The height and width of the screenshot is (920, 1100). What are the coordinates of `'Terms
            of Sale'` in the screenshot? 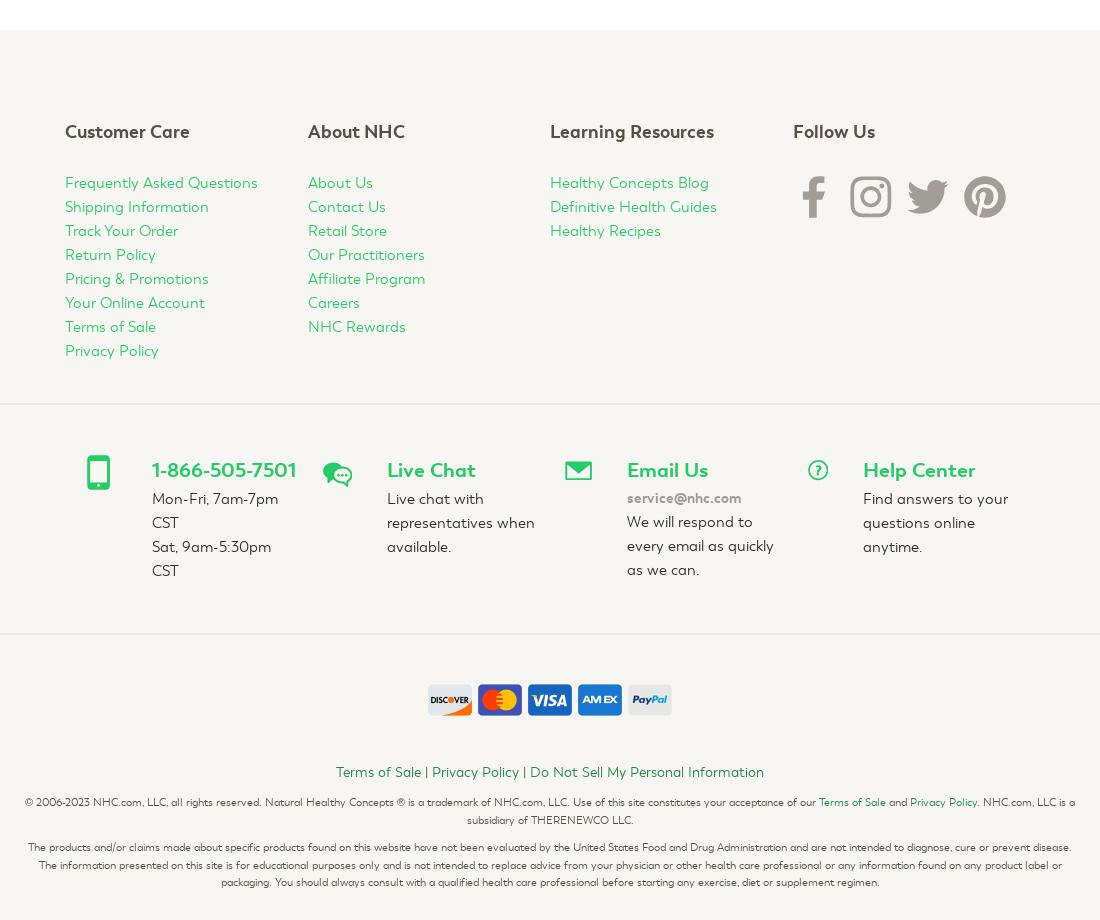 It's located at (851, 802).